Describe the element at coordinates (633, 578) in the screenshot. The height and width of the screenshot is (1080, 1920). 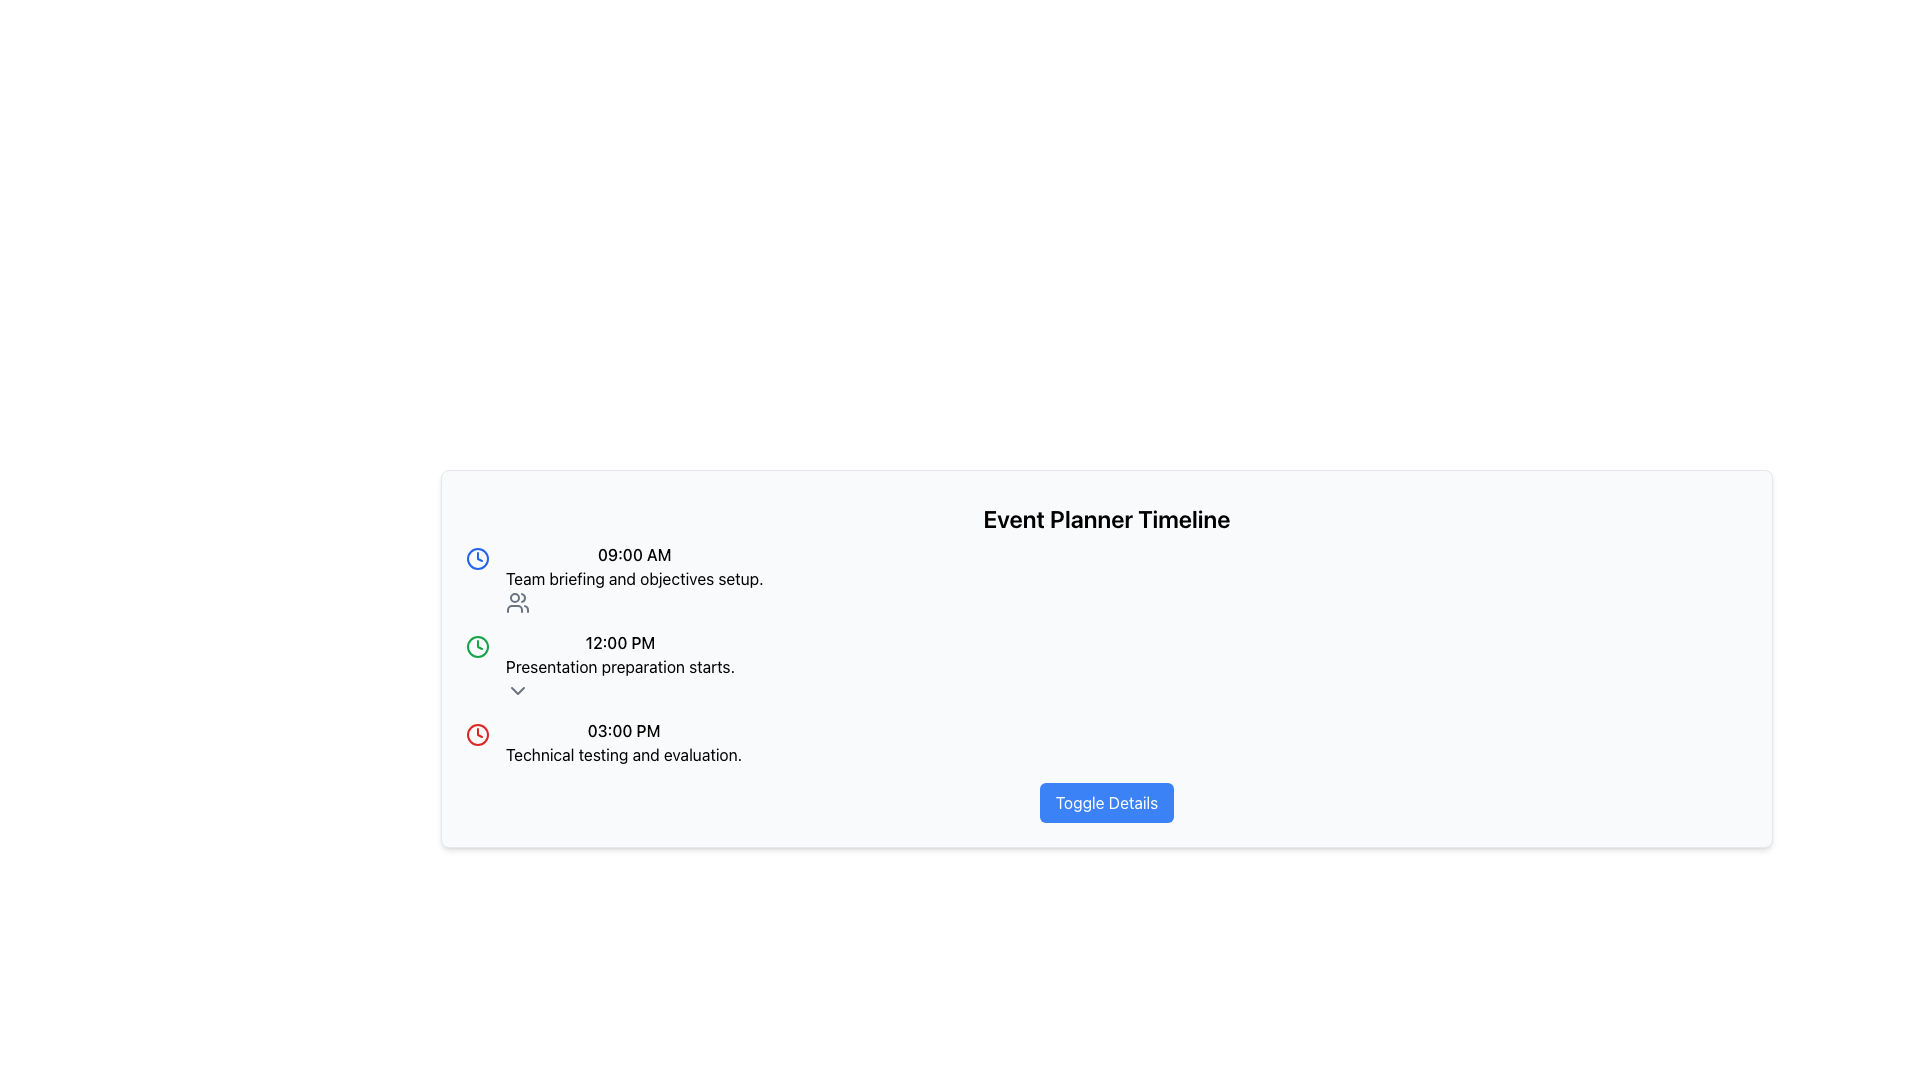
I see `the text label that reads 'Team briefing and objectives setup.' which is positioned beneath the time label '09:00 AM' in the event timeline layout` at that location.